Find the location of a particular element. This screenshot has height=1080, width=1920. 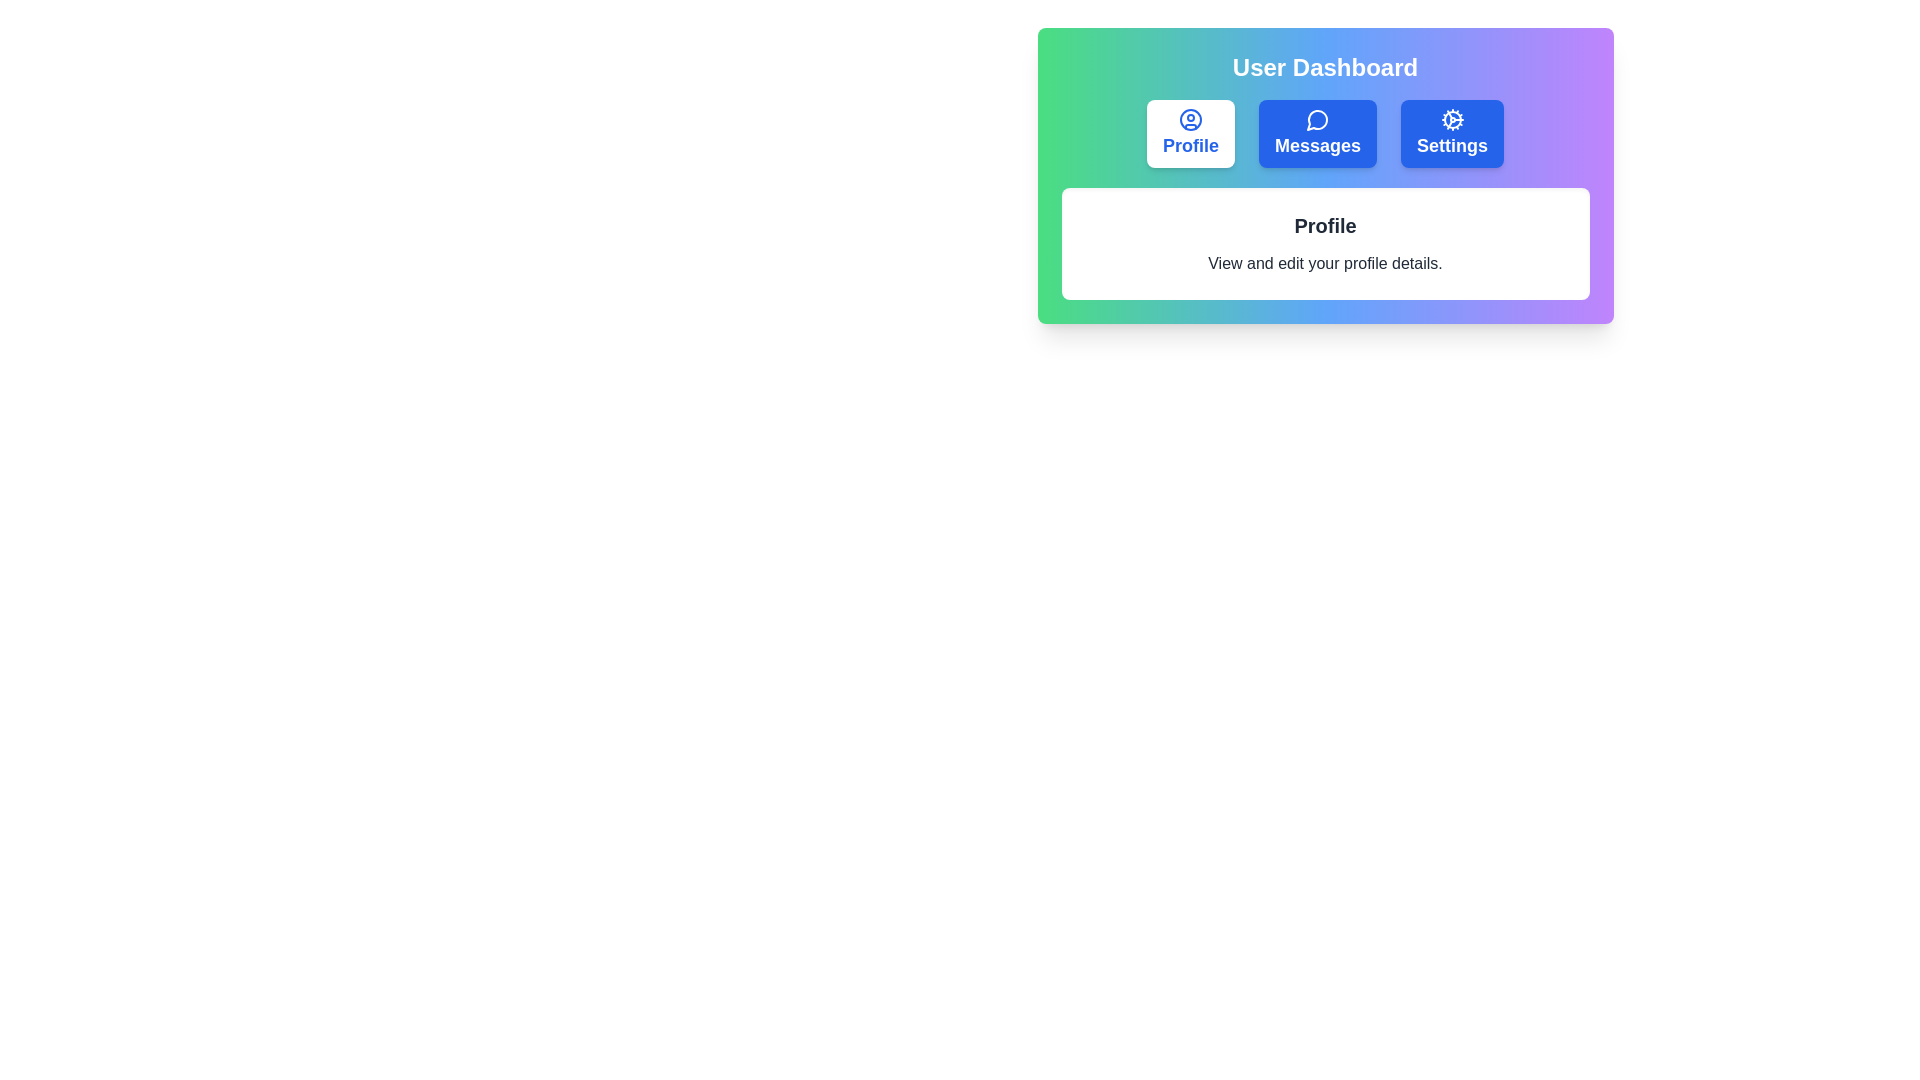

and drop the 'Messages' button icon located at the center of the User Dashboard card is located at coordinates (1318, 119).